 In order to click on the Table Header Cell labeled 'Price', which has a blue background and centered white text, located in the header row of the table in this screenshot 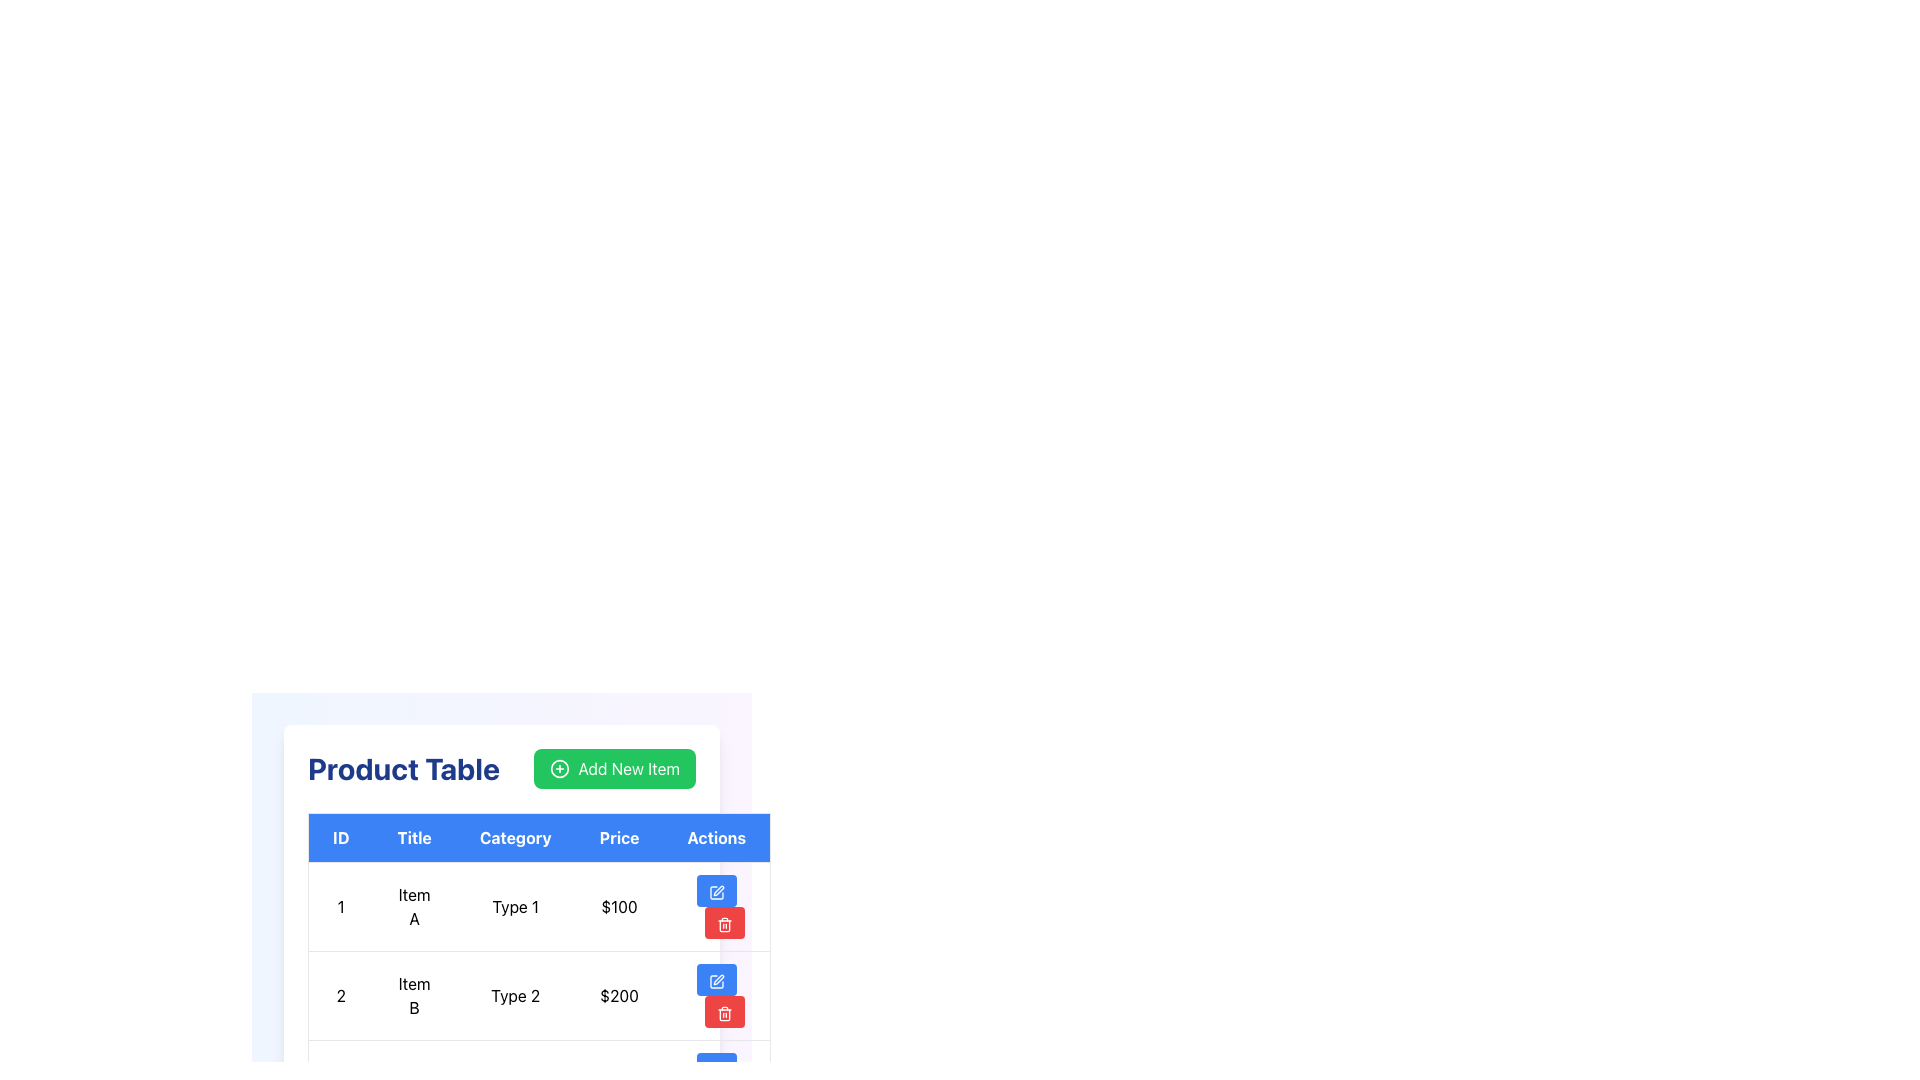, I will do `click(618, 837)`.